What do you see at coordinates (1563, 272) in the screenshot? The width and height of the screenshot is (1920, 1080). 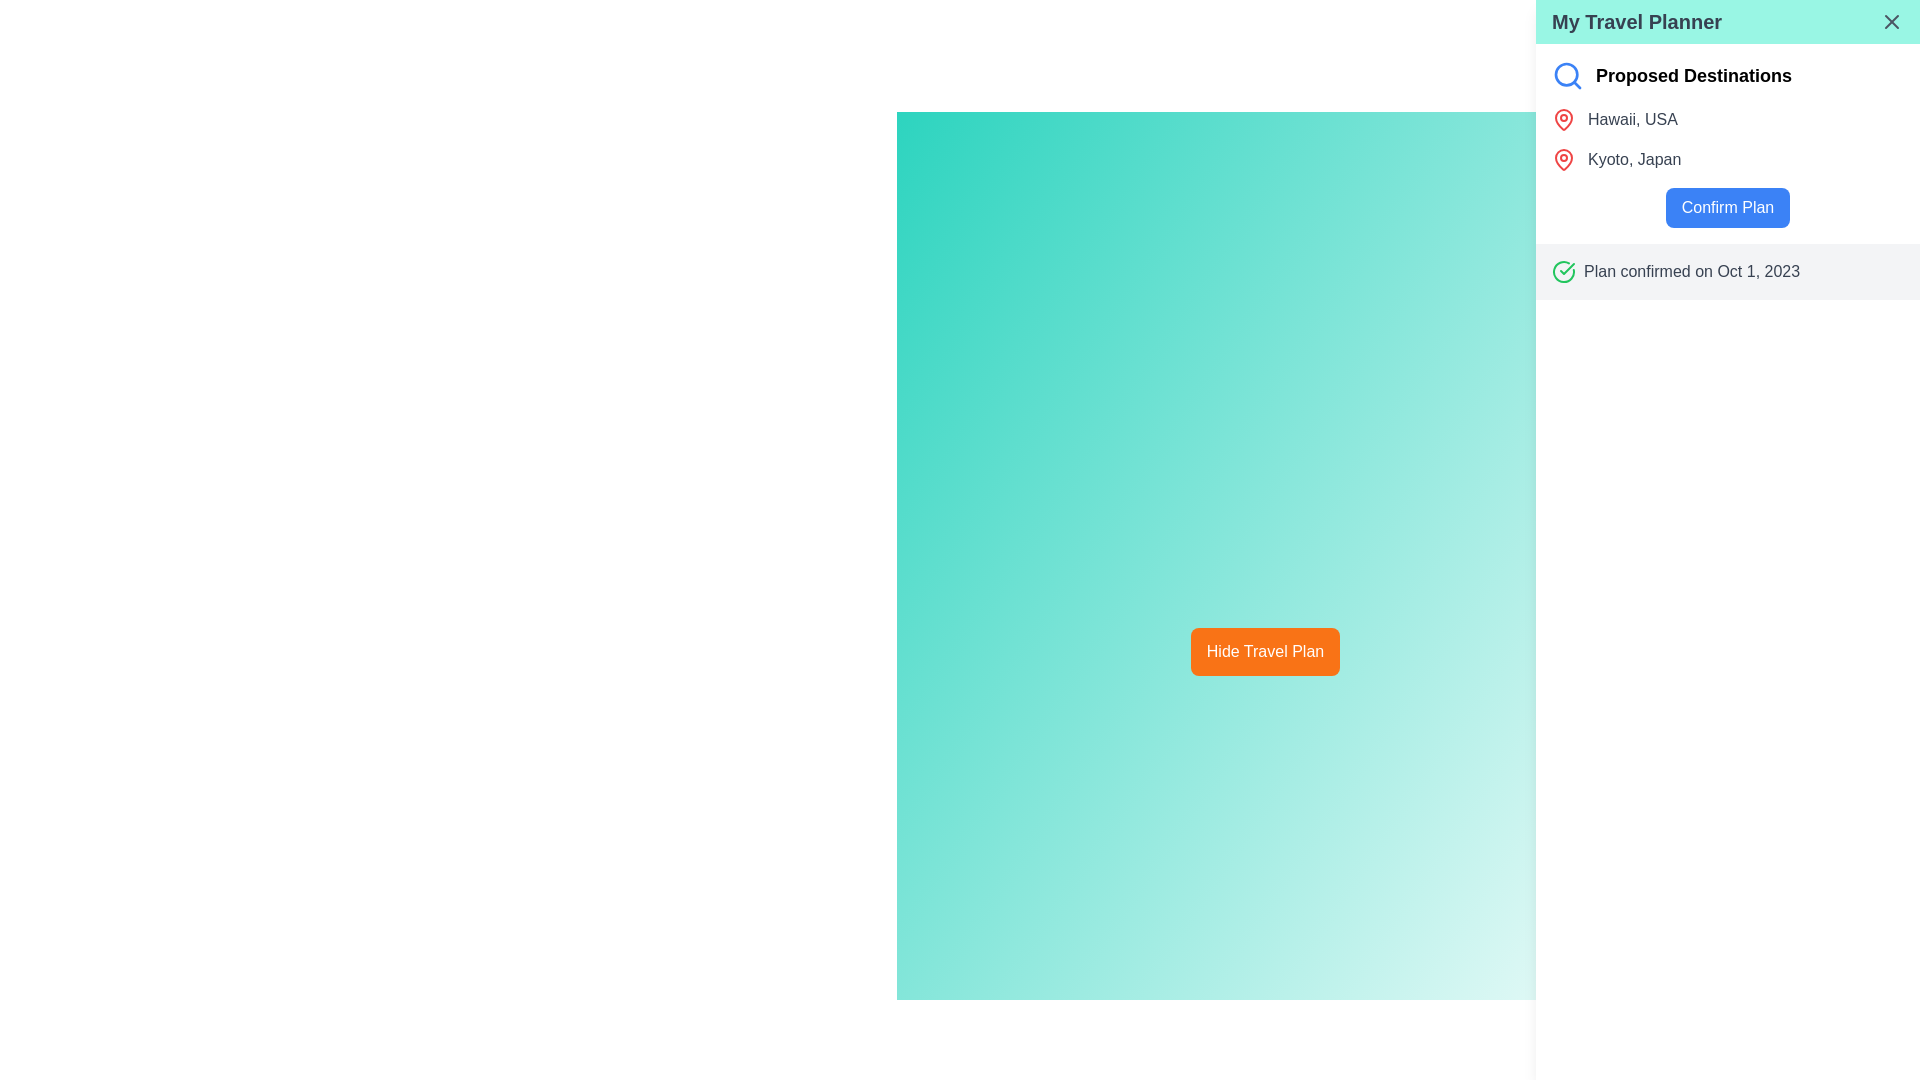 I see `the confirmation success icon located in the sidebar next to the text 'Plan confirmed on Oct 1, 2023'` at bounding box center [1563, 272].